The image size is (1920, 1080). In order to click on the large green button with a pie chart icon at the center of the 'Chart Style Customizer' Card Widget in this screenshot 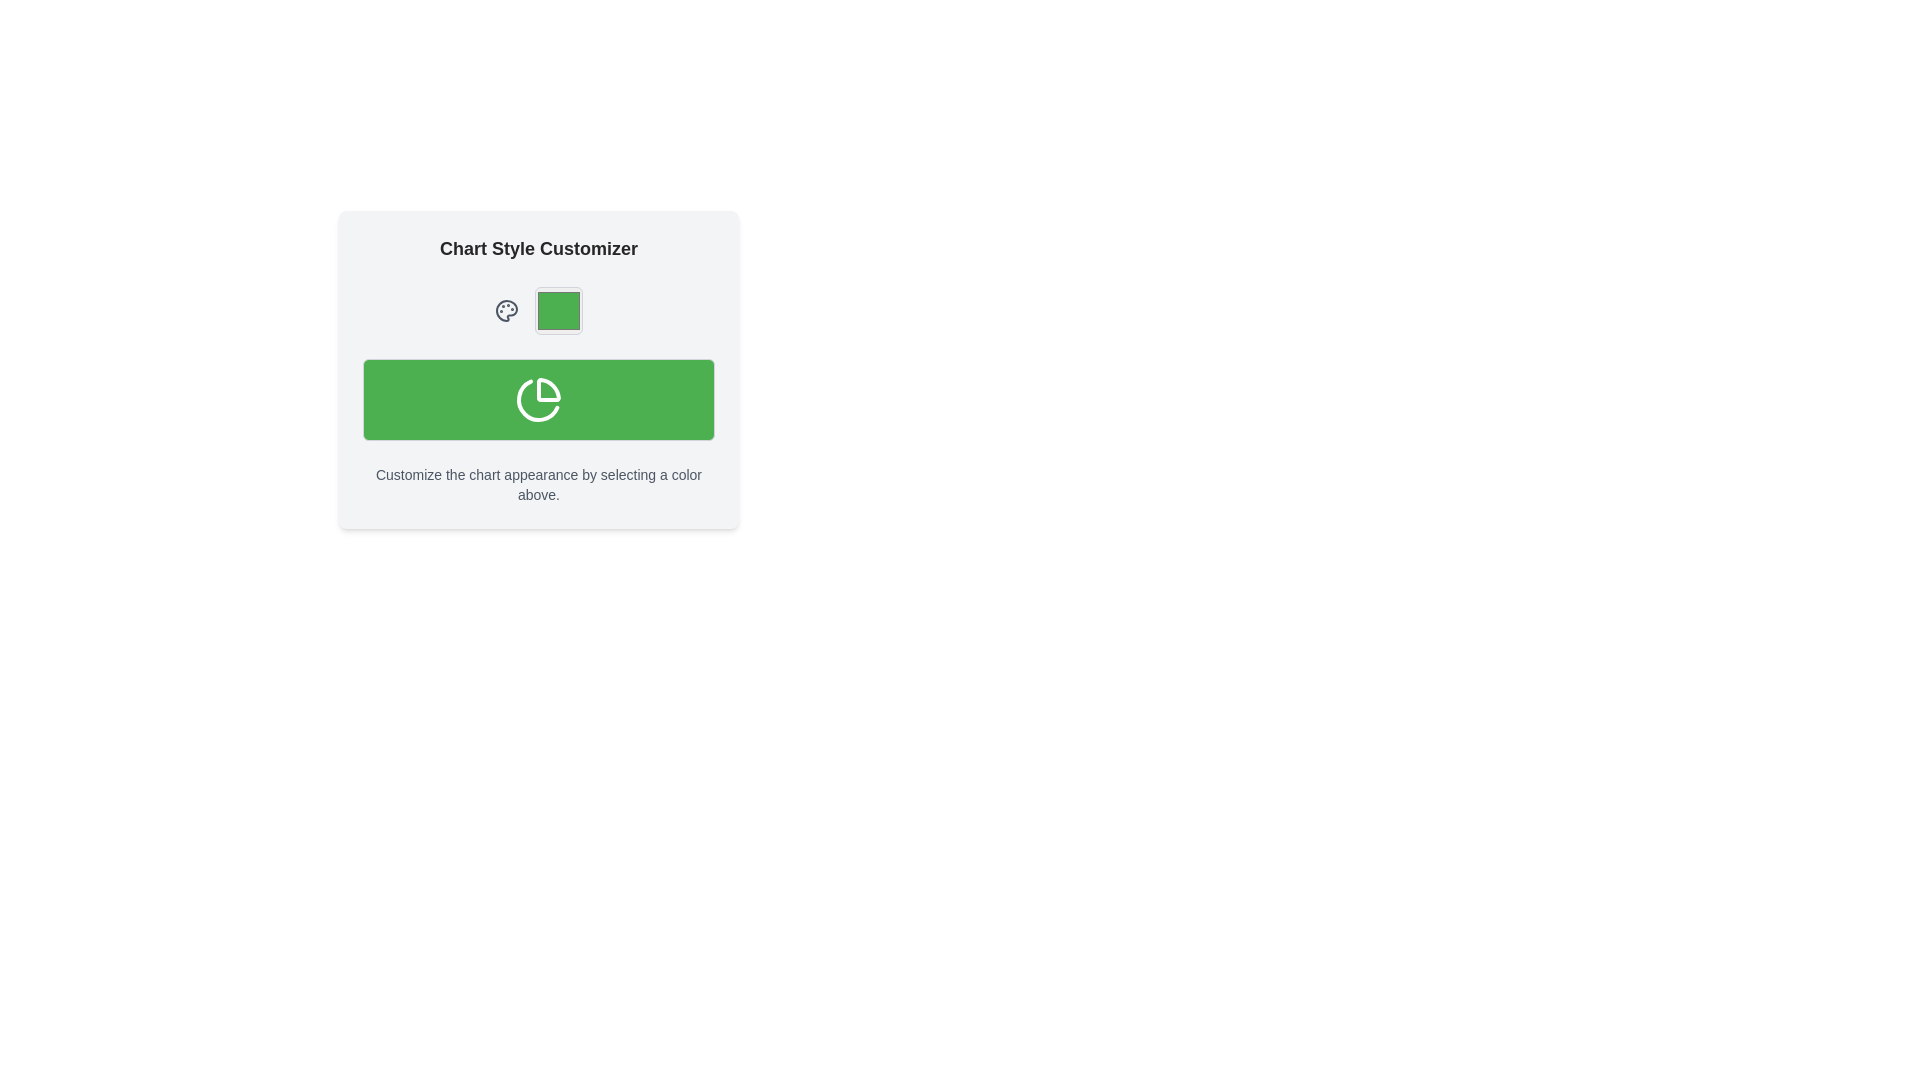, I will do `click(538, 370)`.